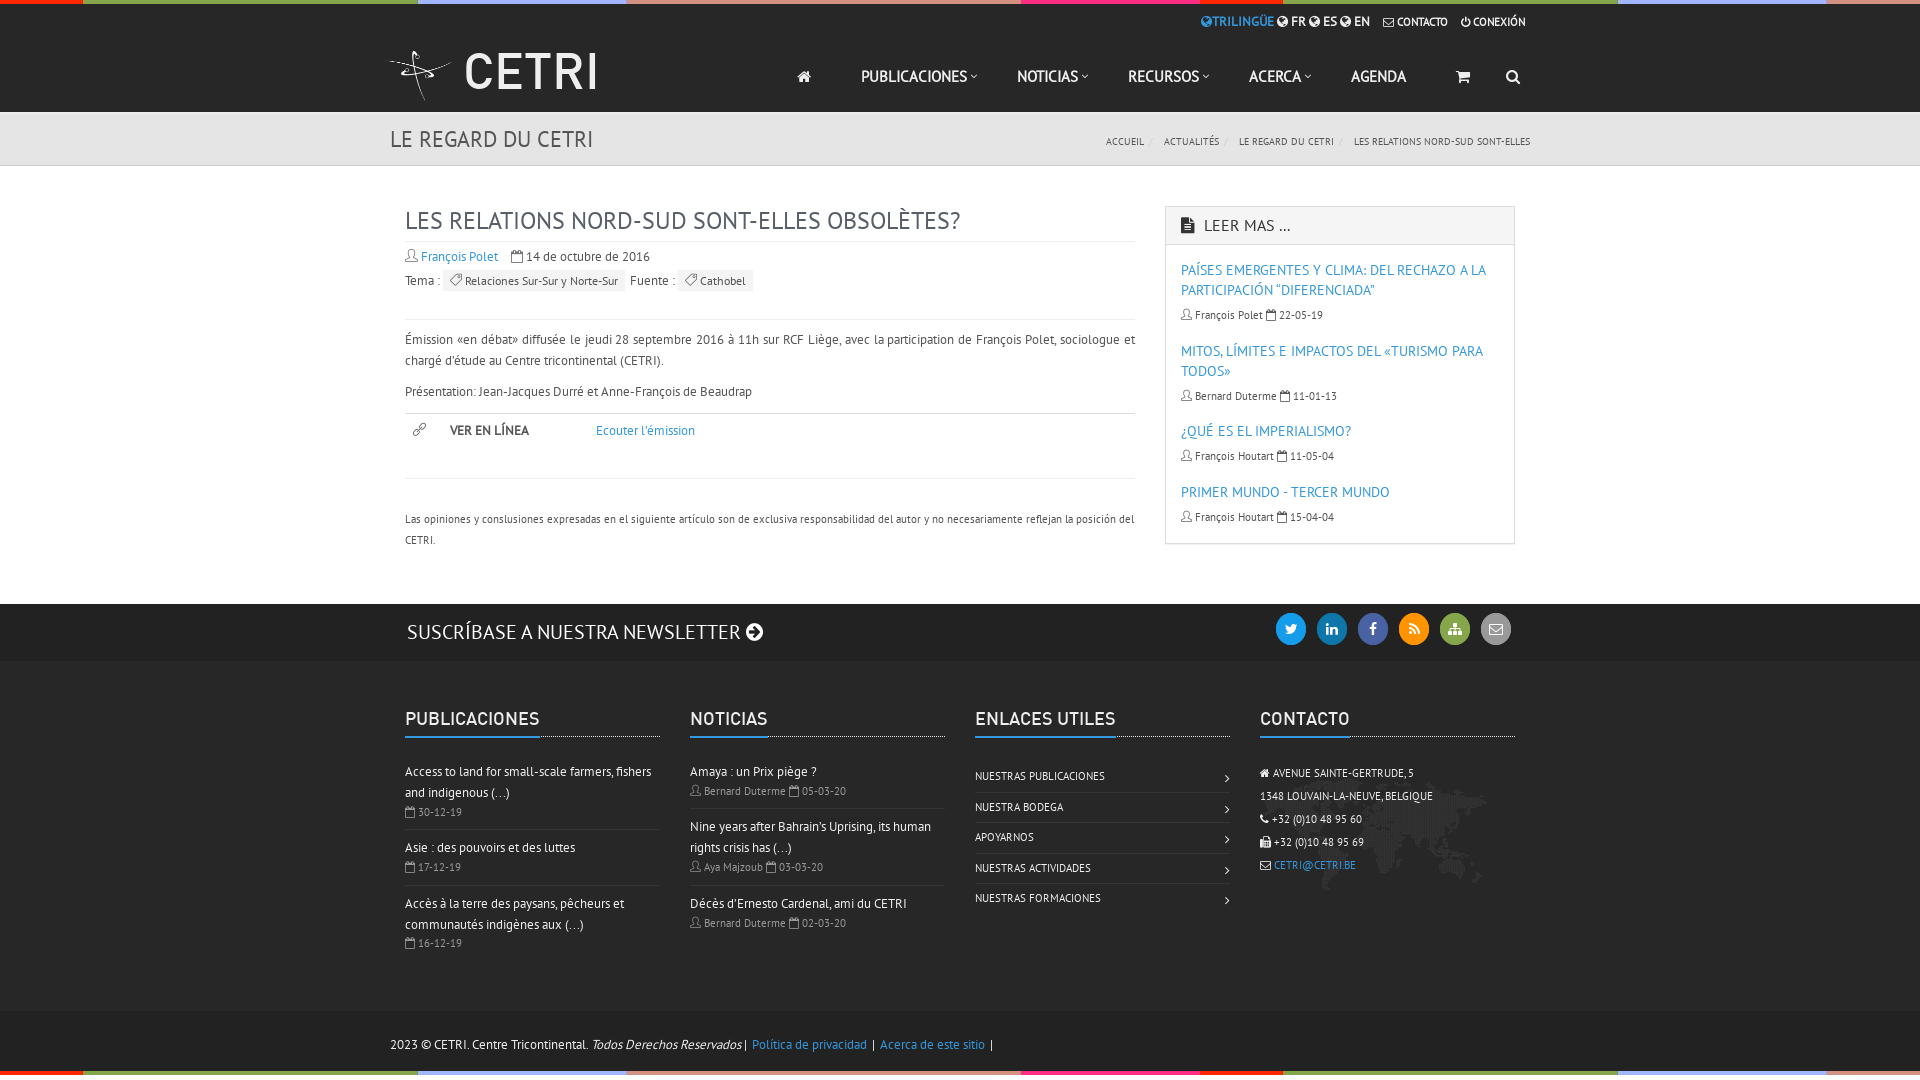 This screenshot has width=1920, height=1080. I want to click on 'CETRI@CETRI.BE', so click(1315, 863).